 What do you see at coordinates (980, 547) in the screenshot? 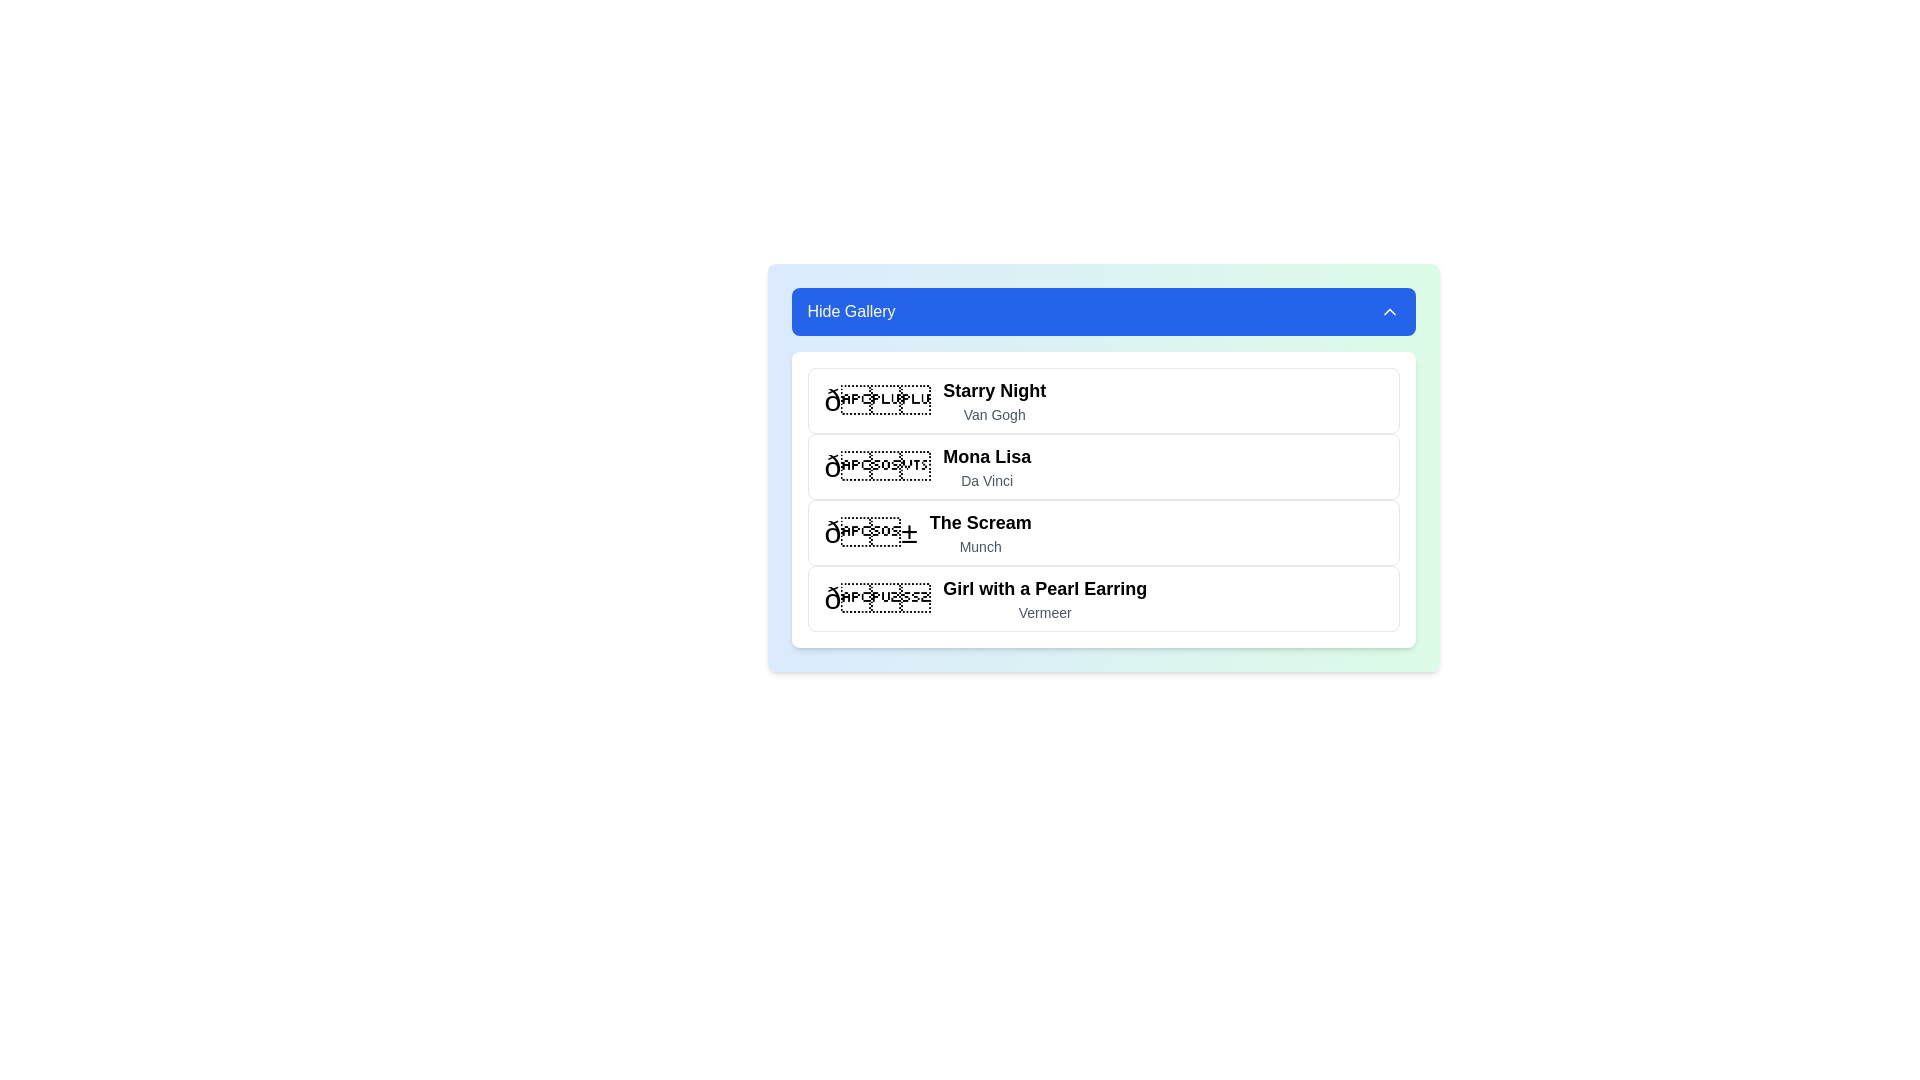
I see `the static text label indicating the creator of the painting titled 'The Scream', which is positioned below the title and aligned with it` at bounding box center [980, 547].